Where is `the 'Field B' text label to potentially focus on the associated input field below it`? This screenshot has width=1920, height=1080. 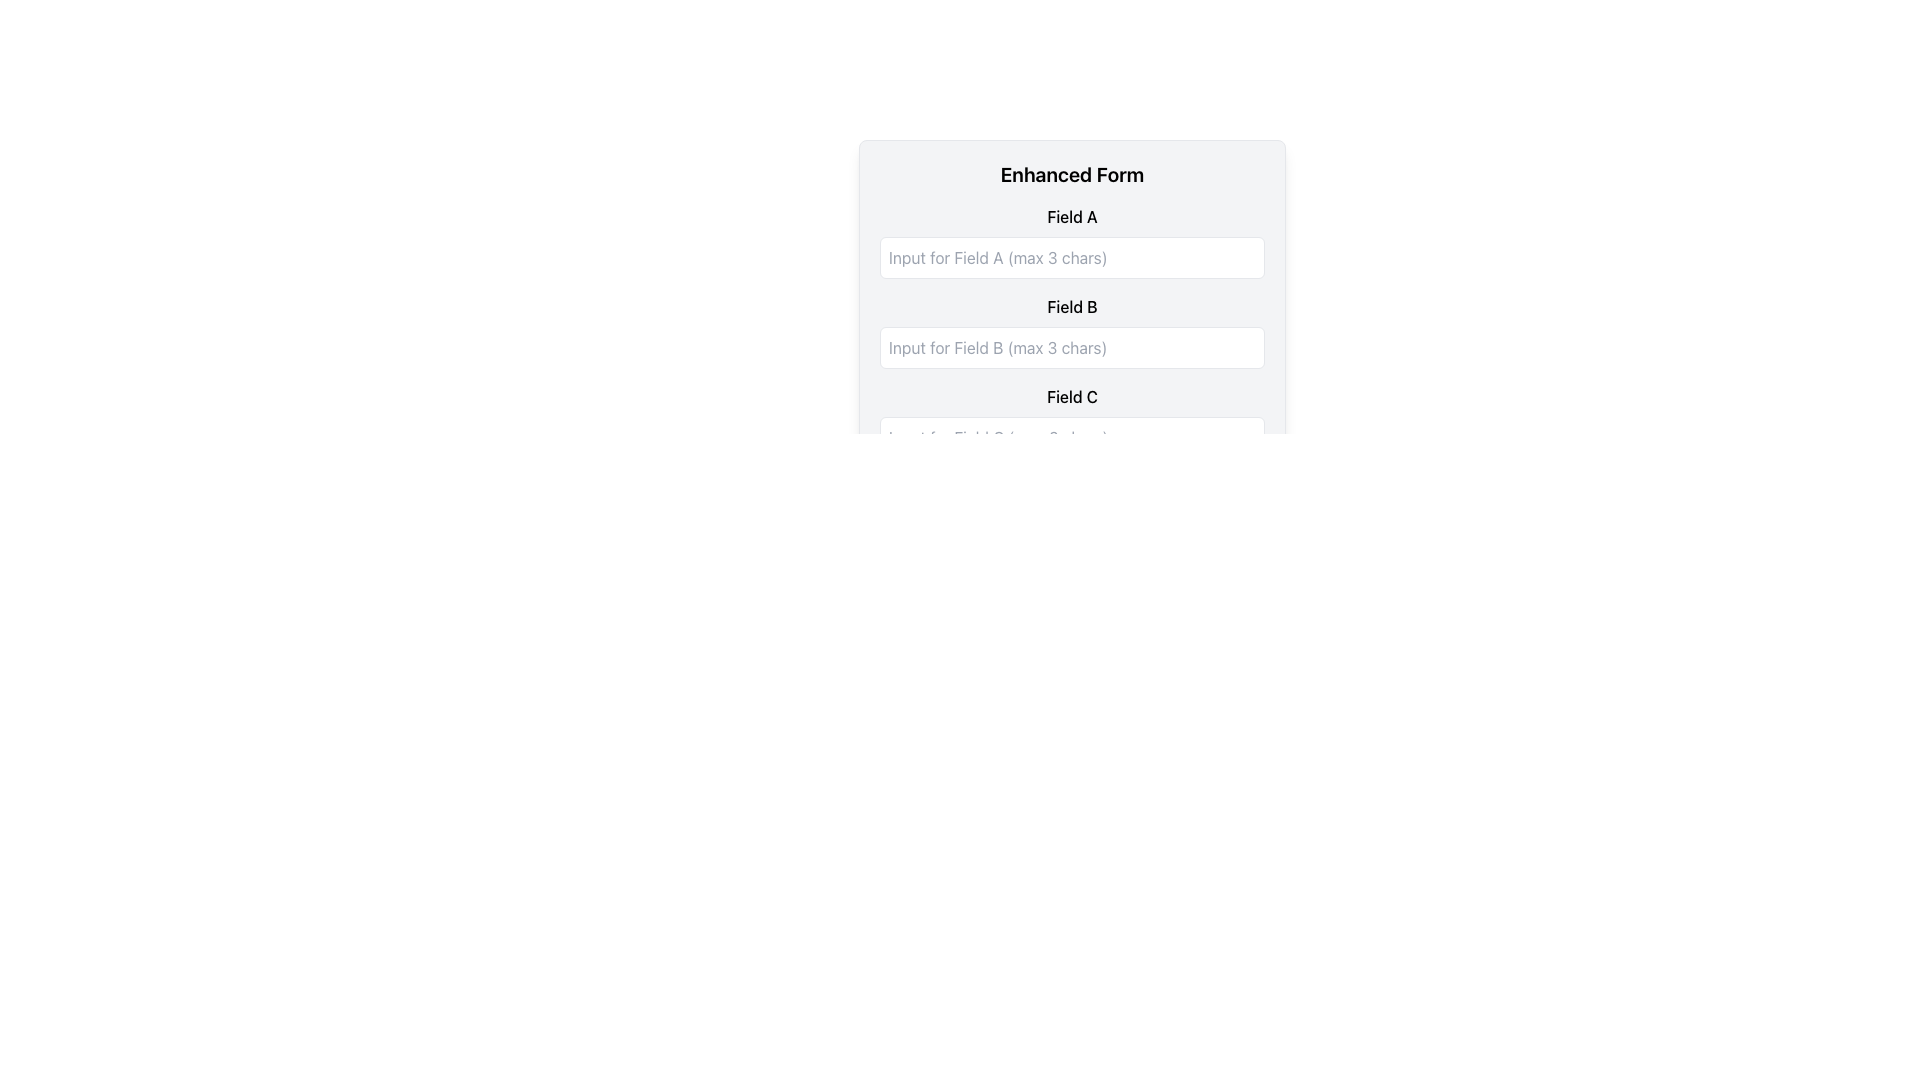 the 'Field B' text label to potentially focus on the associated input field below it is located at coordinates (1071, 307).